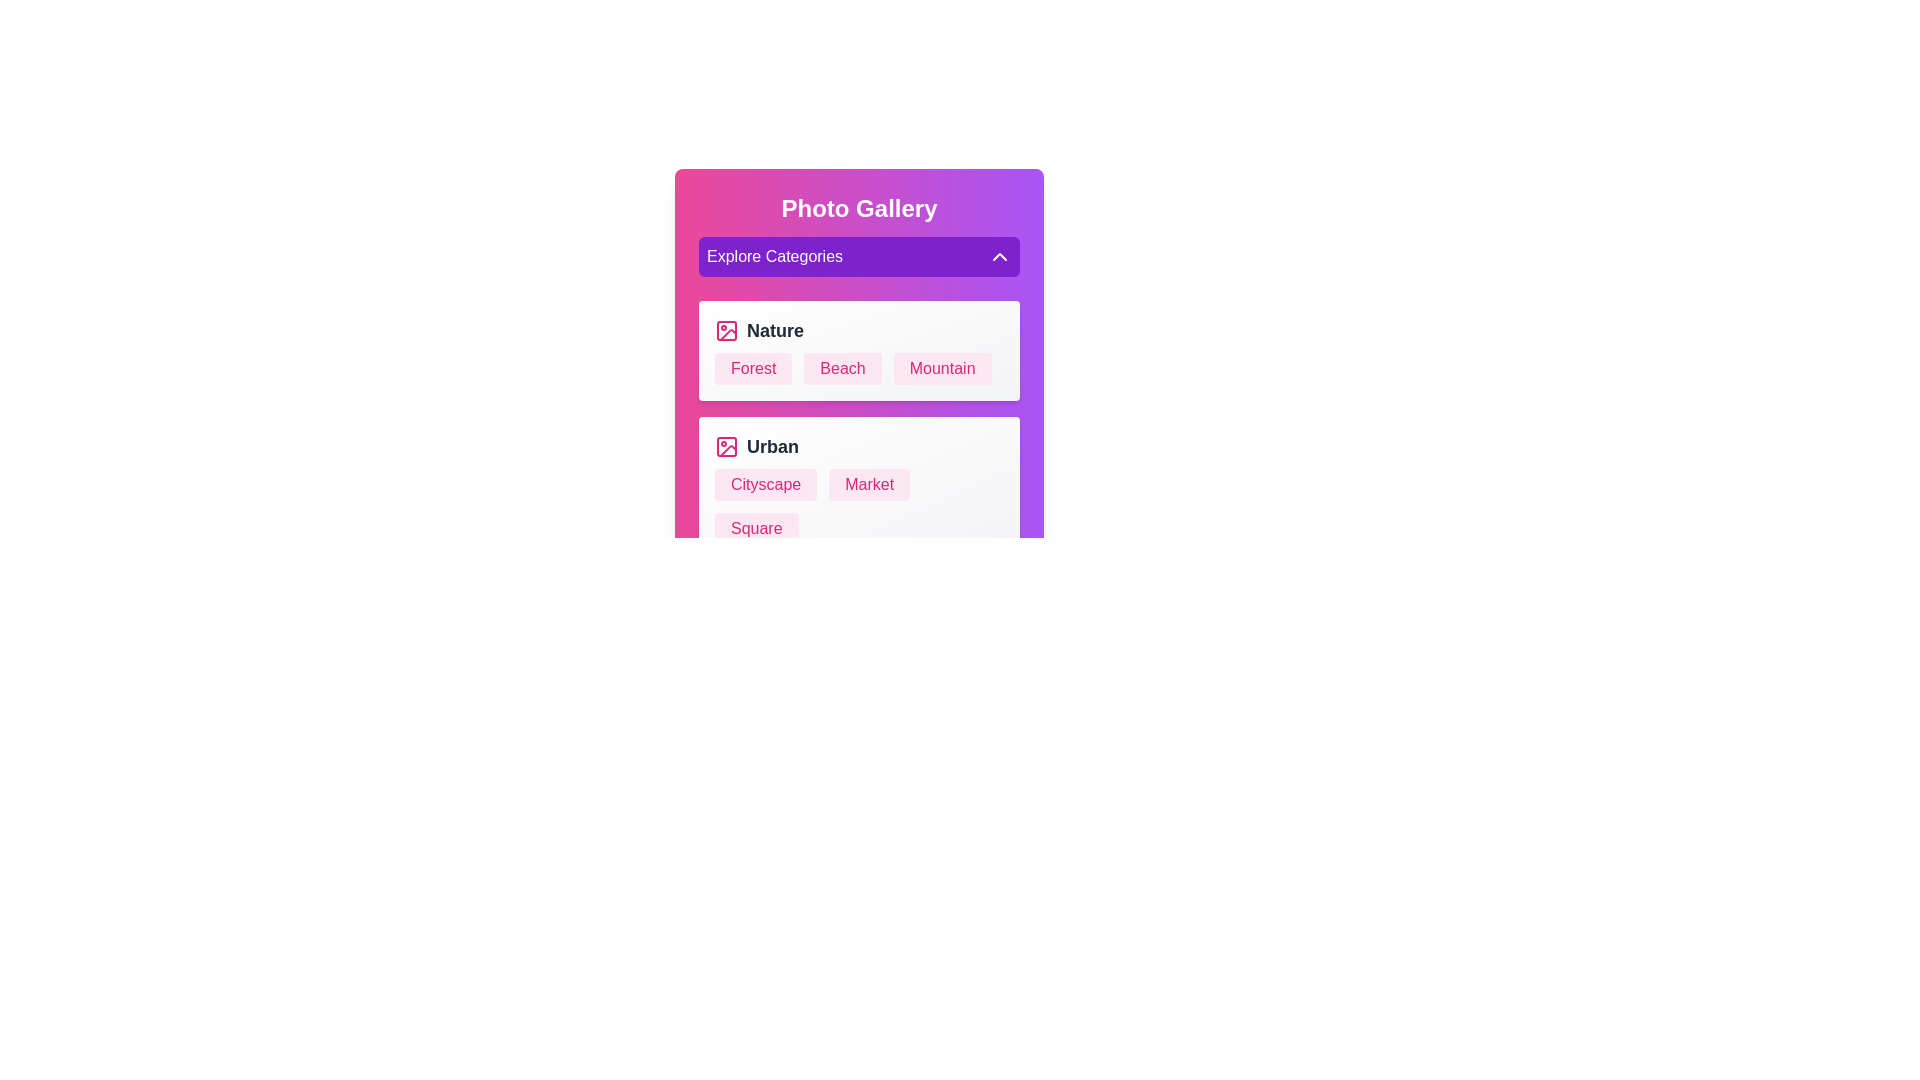 This screenshot has width=1920, height=1080. Describe the element at coordinates (859, 256) in the screenshot. I see `the text element labeled 'Explore Categories' to select it` at that location.